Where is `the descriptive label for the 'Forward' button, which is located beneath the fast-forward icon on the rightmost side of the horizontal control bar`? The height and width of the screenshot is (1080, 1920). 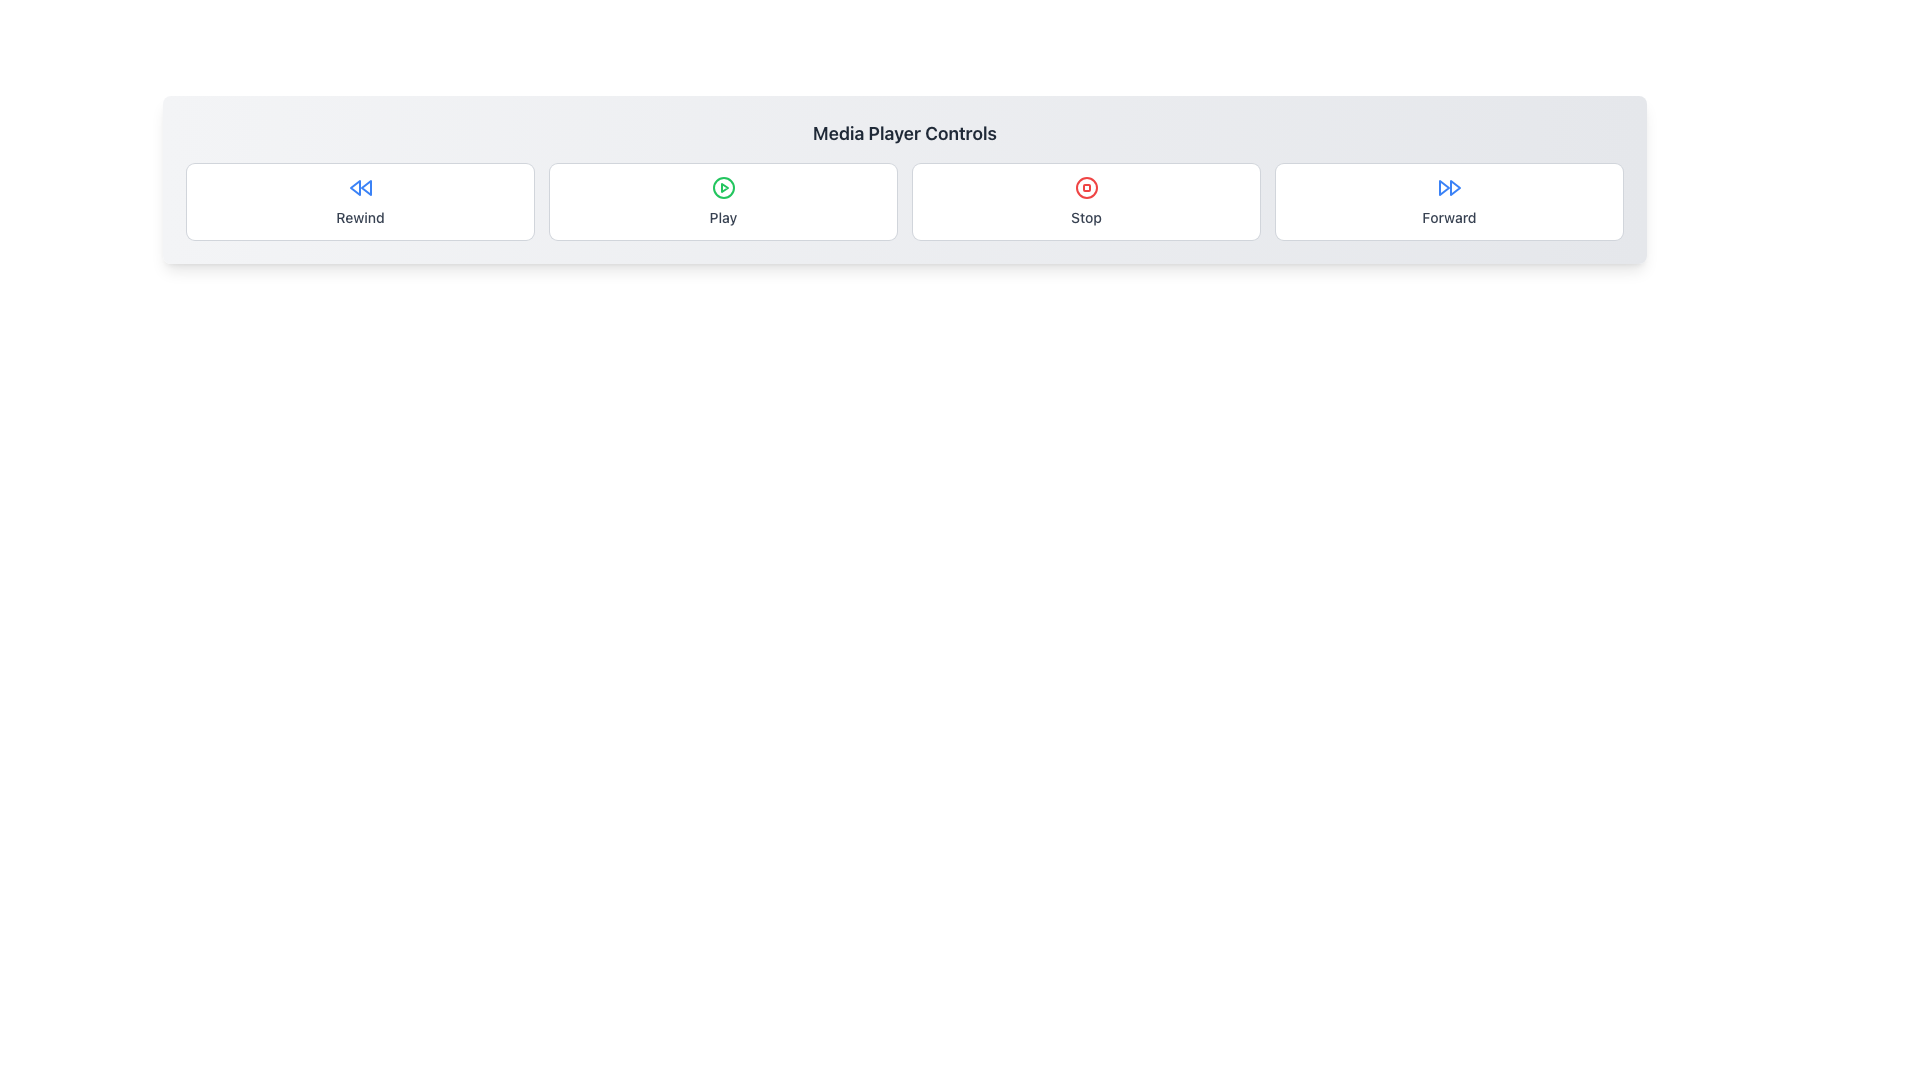
the descriptive label for the 'Forward' button, which is located beneath the fast-forward icon on the rightmost side of the horizontal control bar is located at coordinates (1449, 218).